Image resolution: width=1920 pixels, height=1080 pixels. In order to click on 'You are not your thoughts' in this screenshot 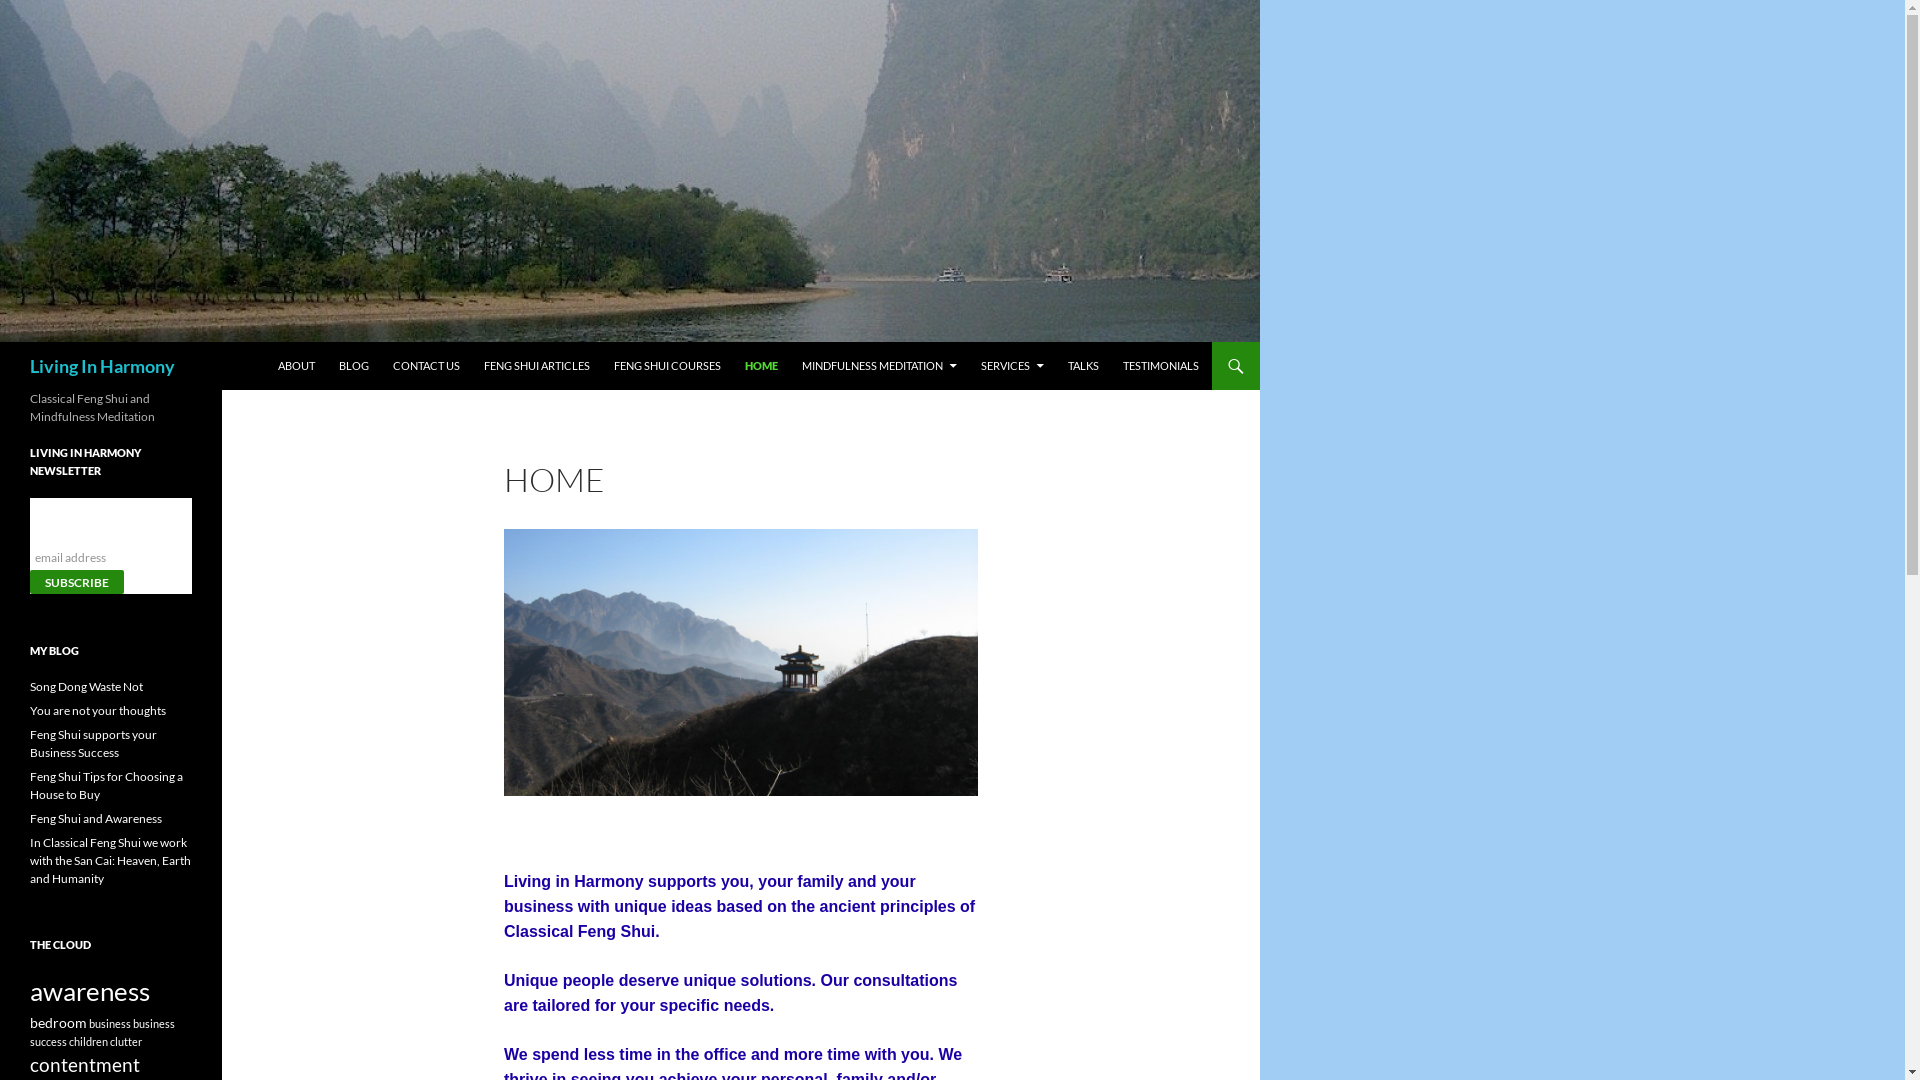, I will do `click(96, 709)`.